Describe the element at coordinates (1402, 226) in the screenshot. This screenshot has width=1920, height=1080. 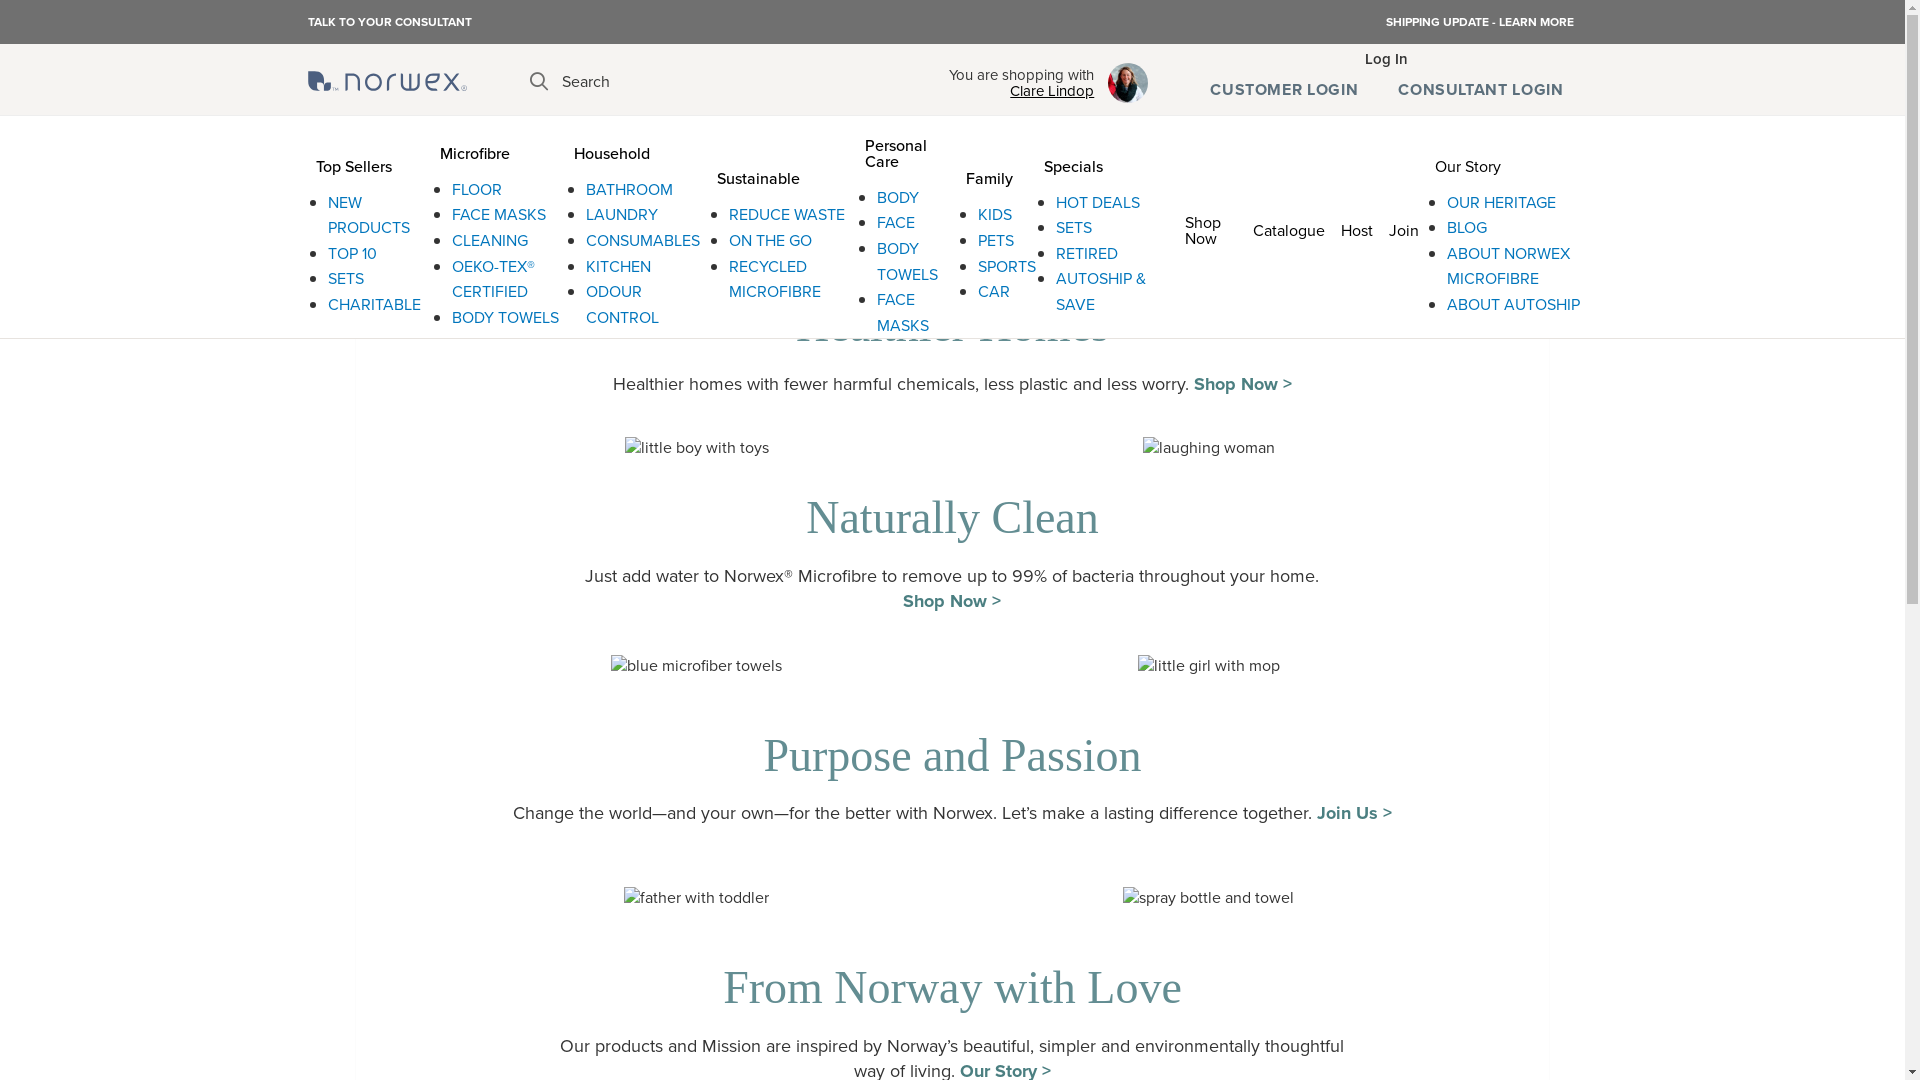
I see `'Join'` at that location.